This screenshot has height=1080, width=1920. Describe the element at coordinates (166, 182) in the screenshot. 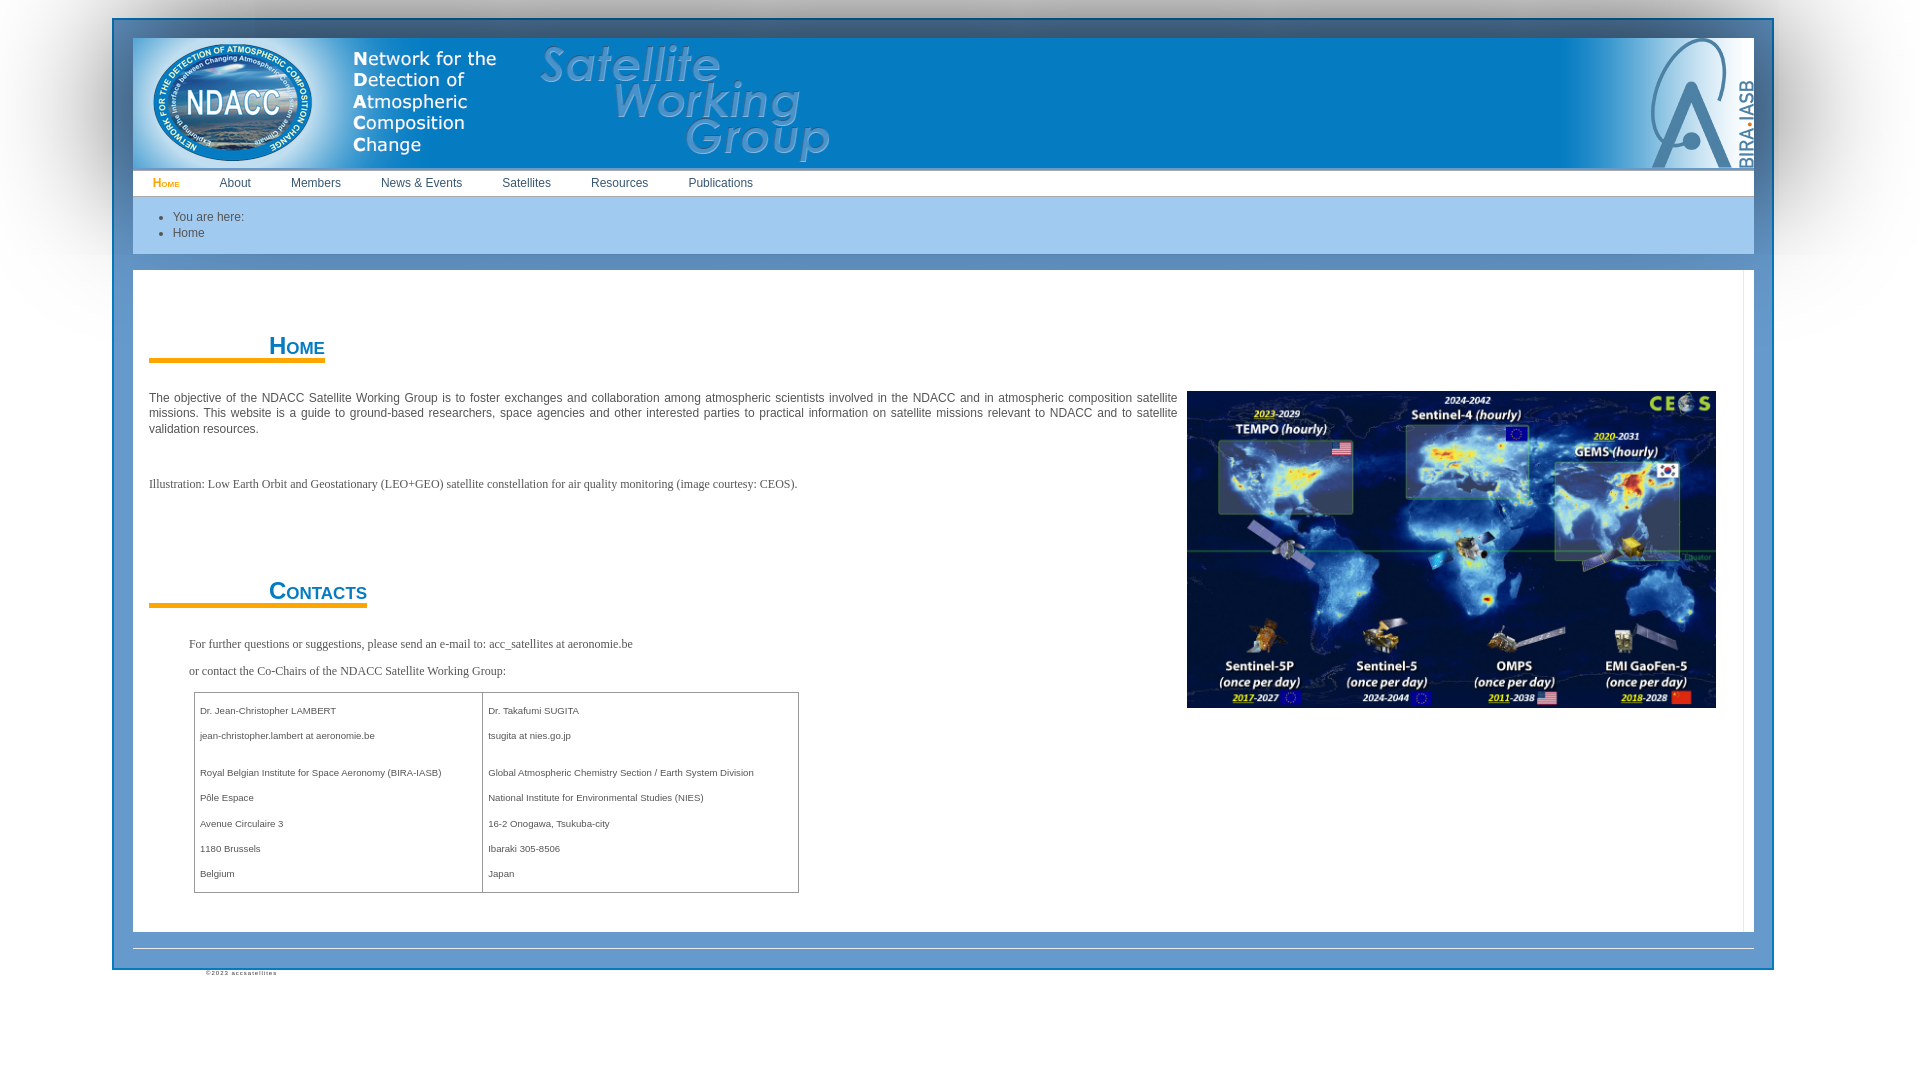

I see `'Home'` at that location.